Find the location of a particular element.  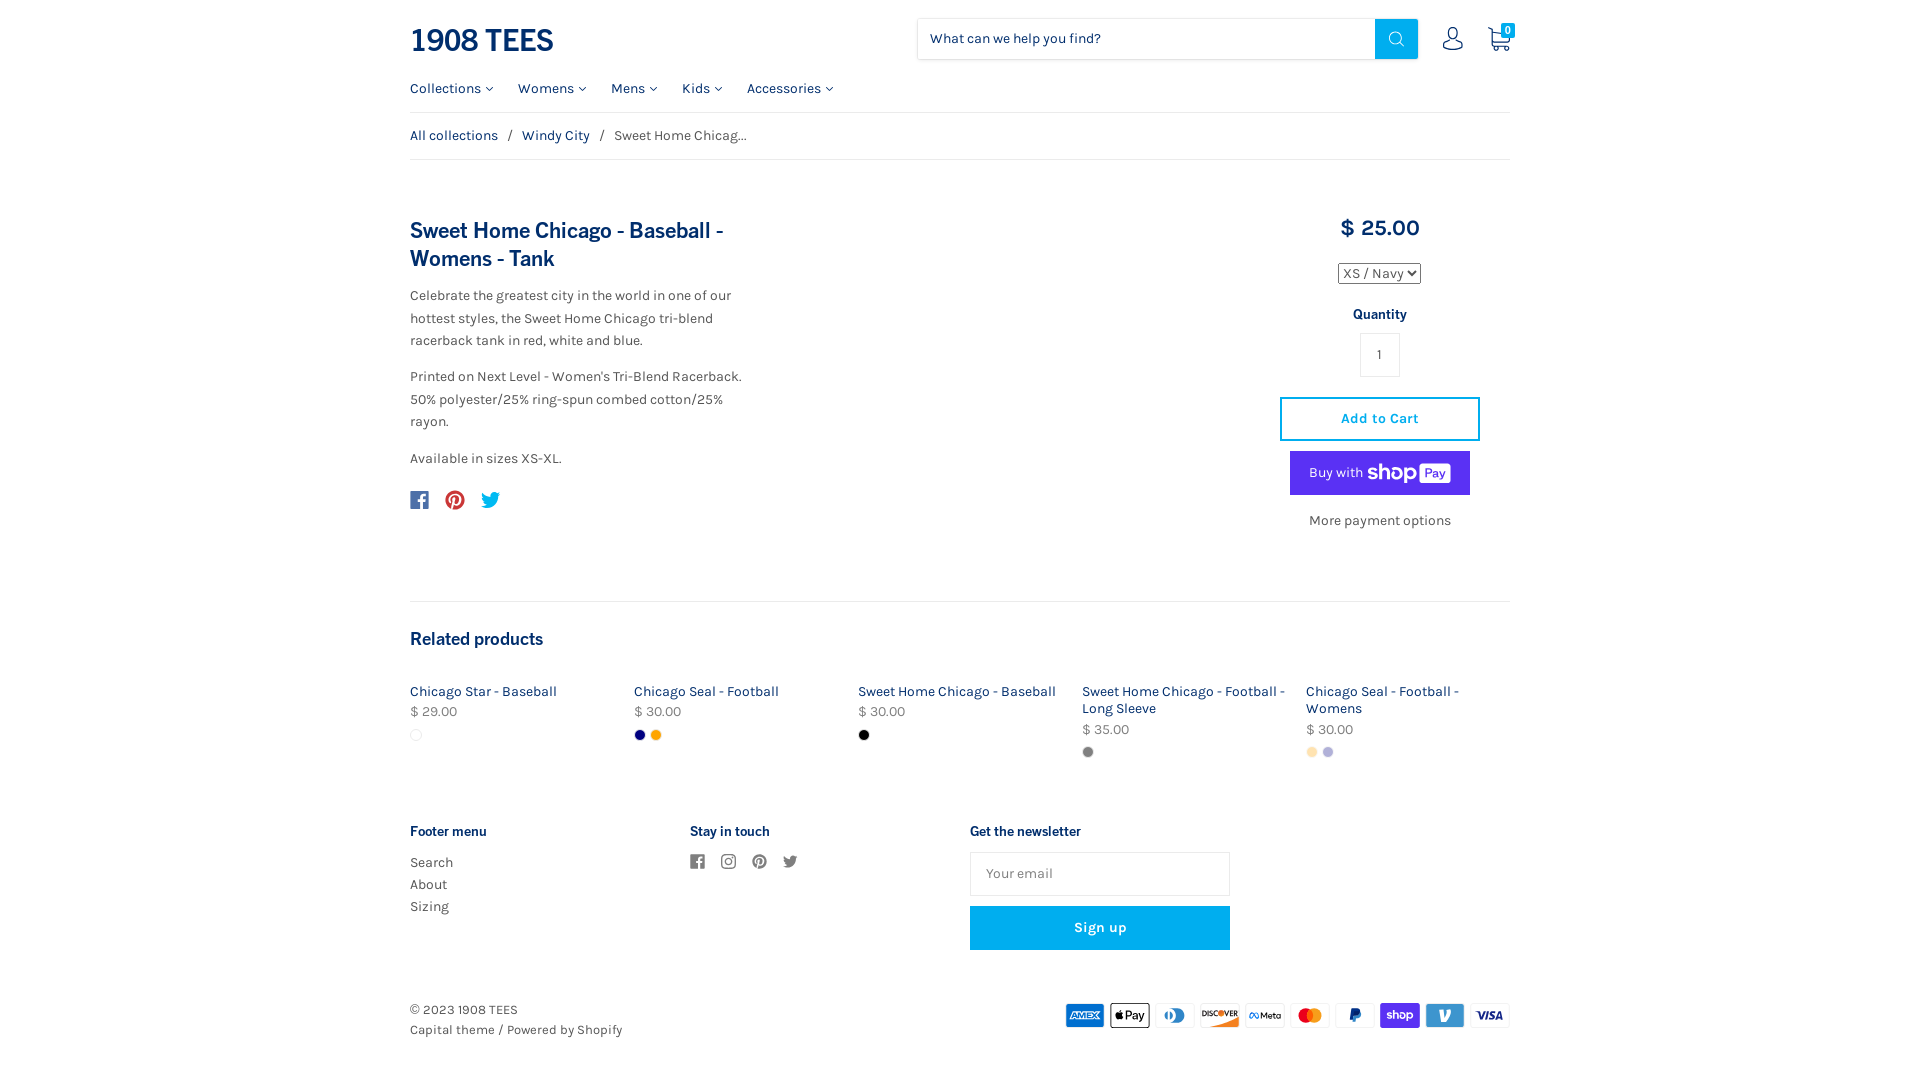

'Add to Cart' is located at coordinates (1379, 418).